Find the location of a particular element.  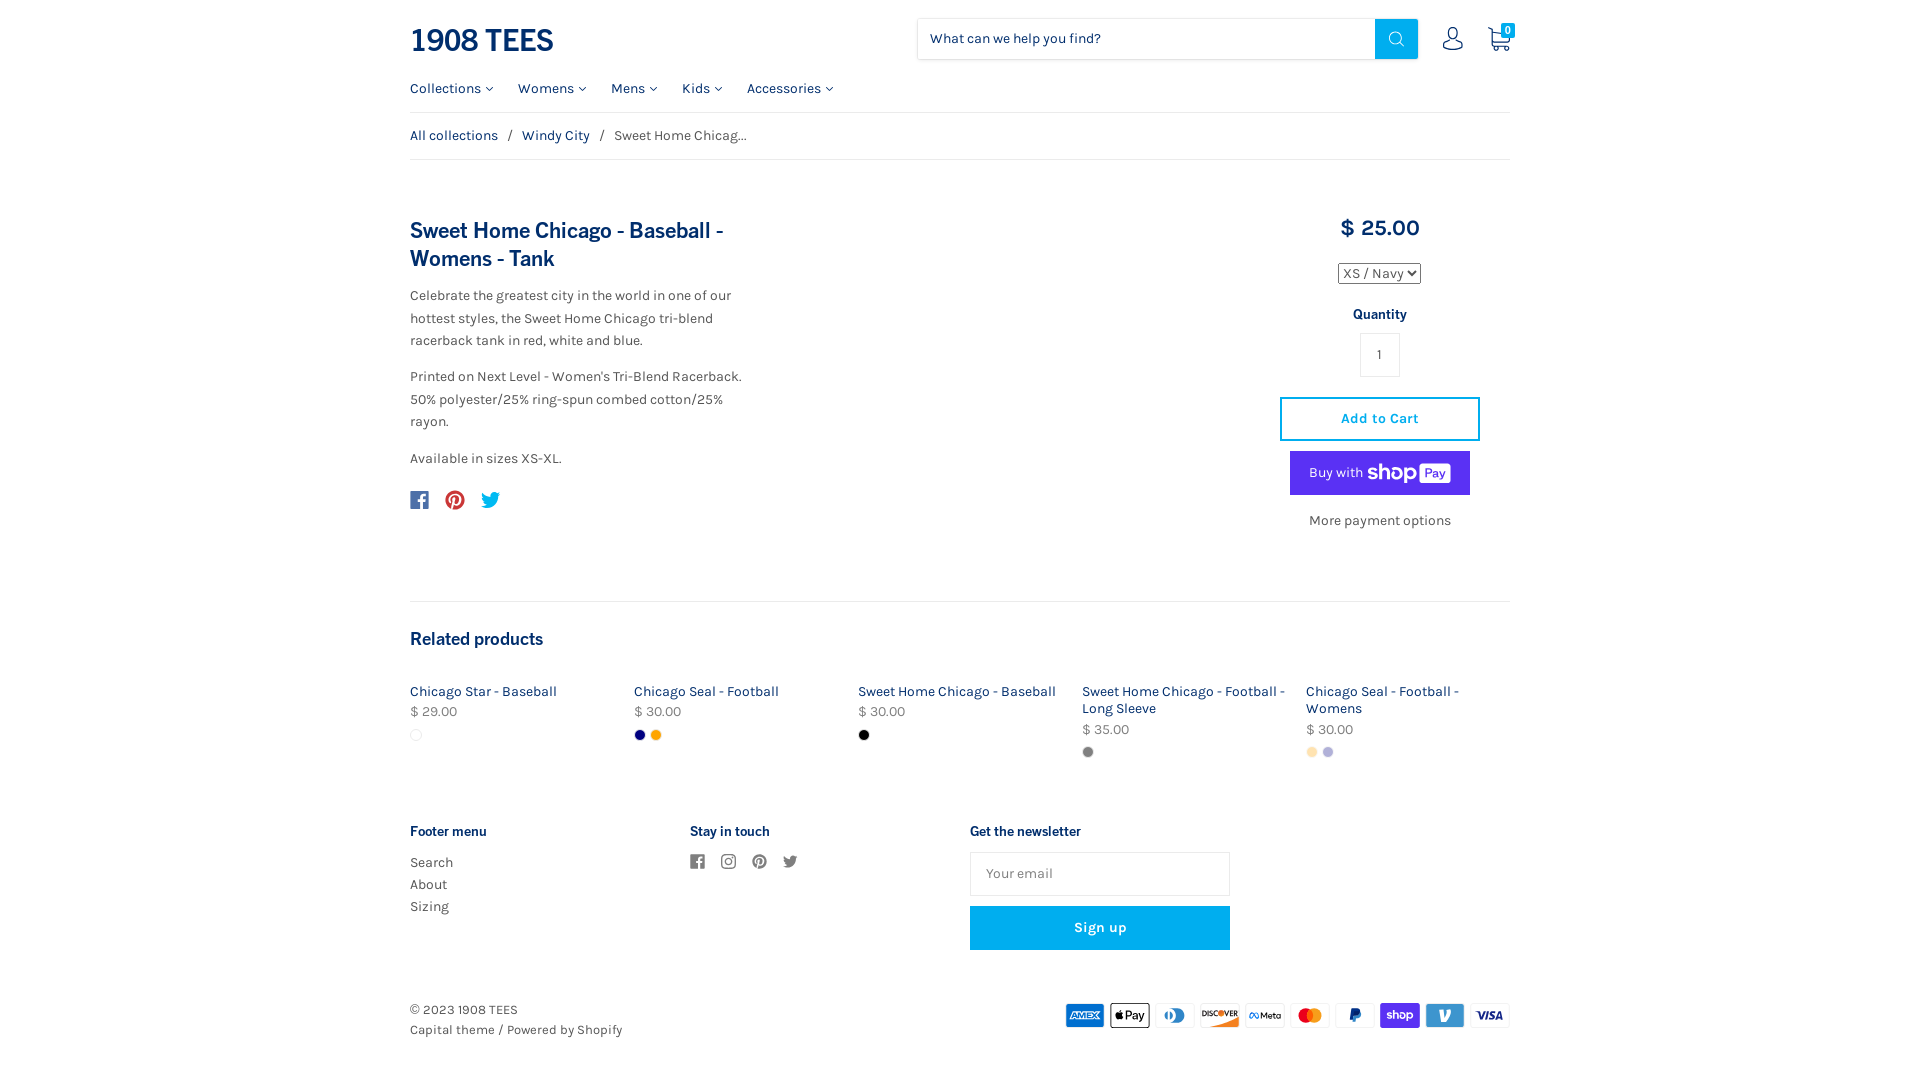

'Add to Cart' is located at coordinates (1379, 418).